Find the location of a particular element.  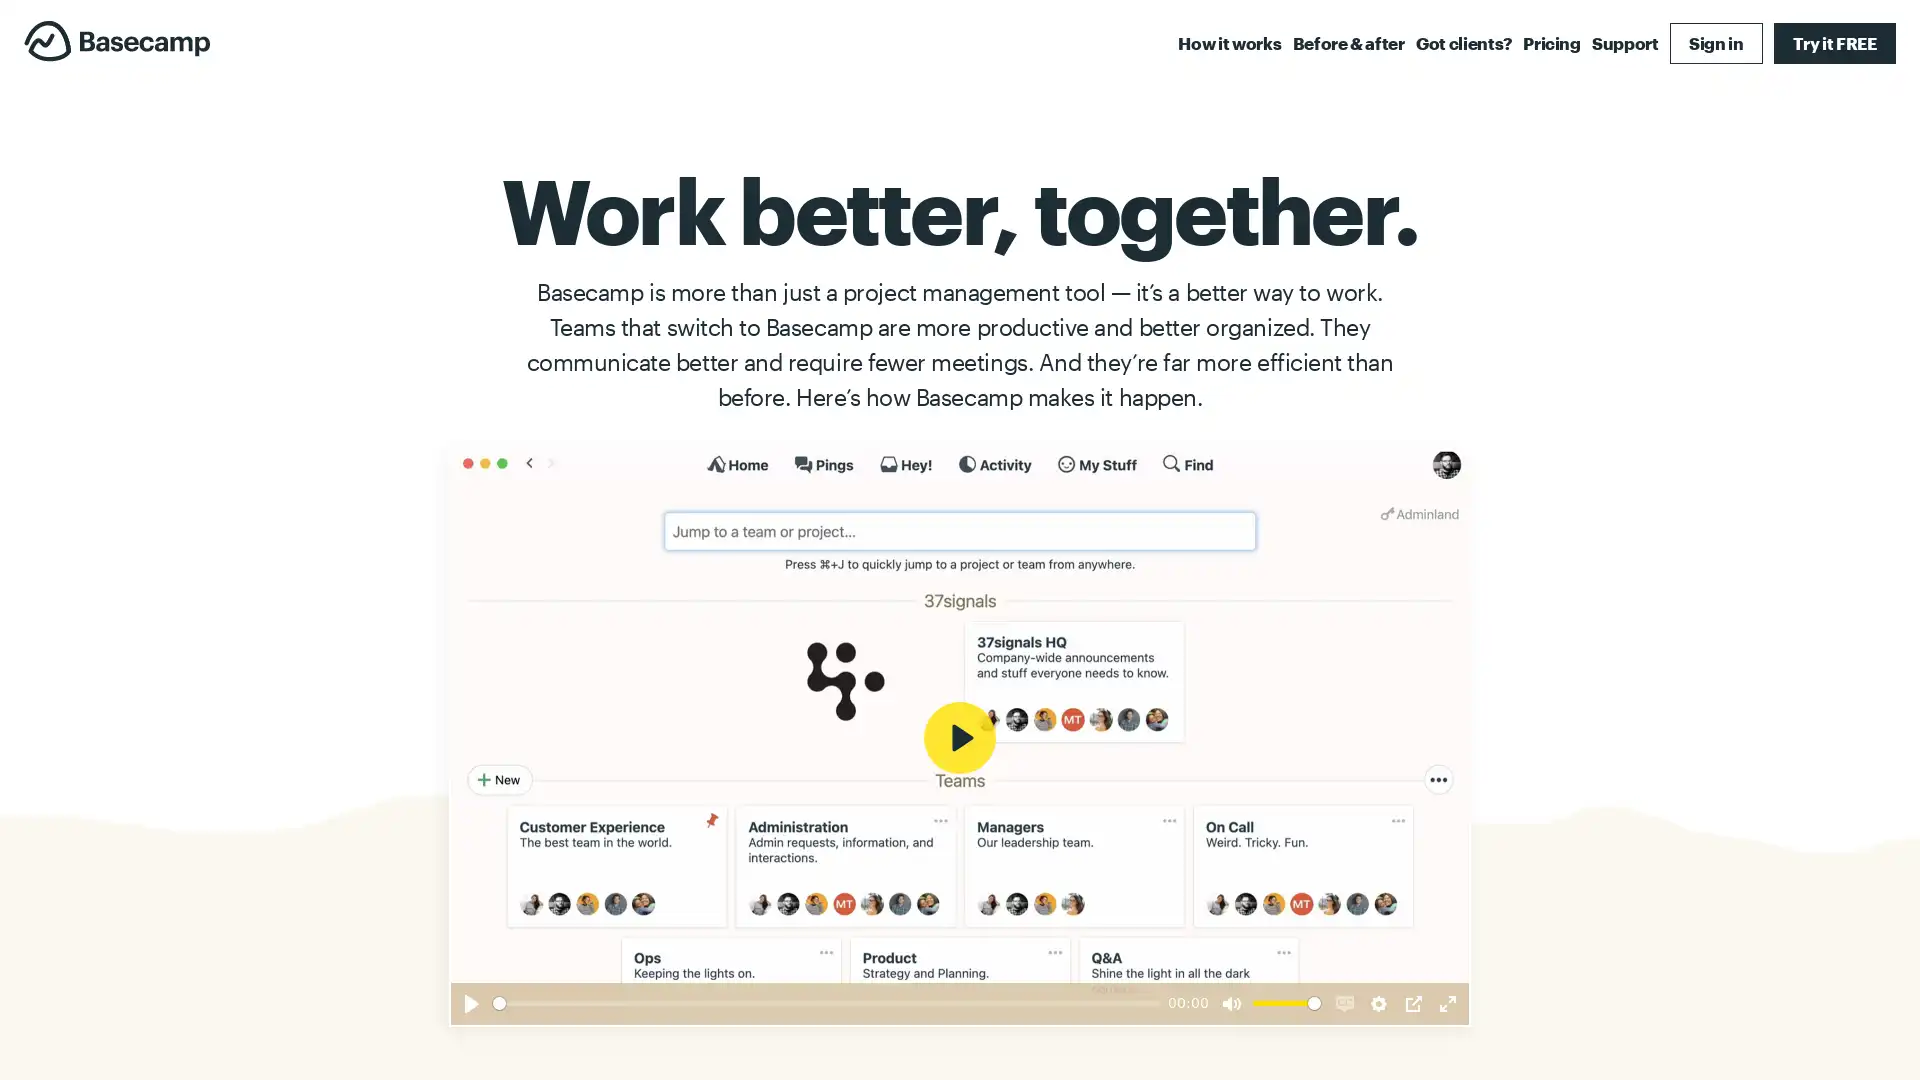

Mute is located at coordinates (1231, 1002).